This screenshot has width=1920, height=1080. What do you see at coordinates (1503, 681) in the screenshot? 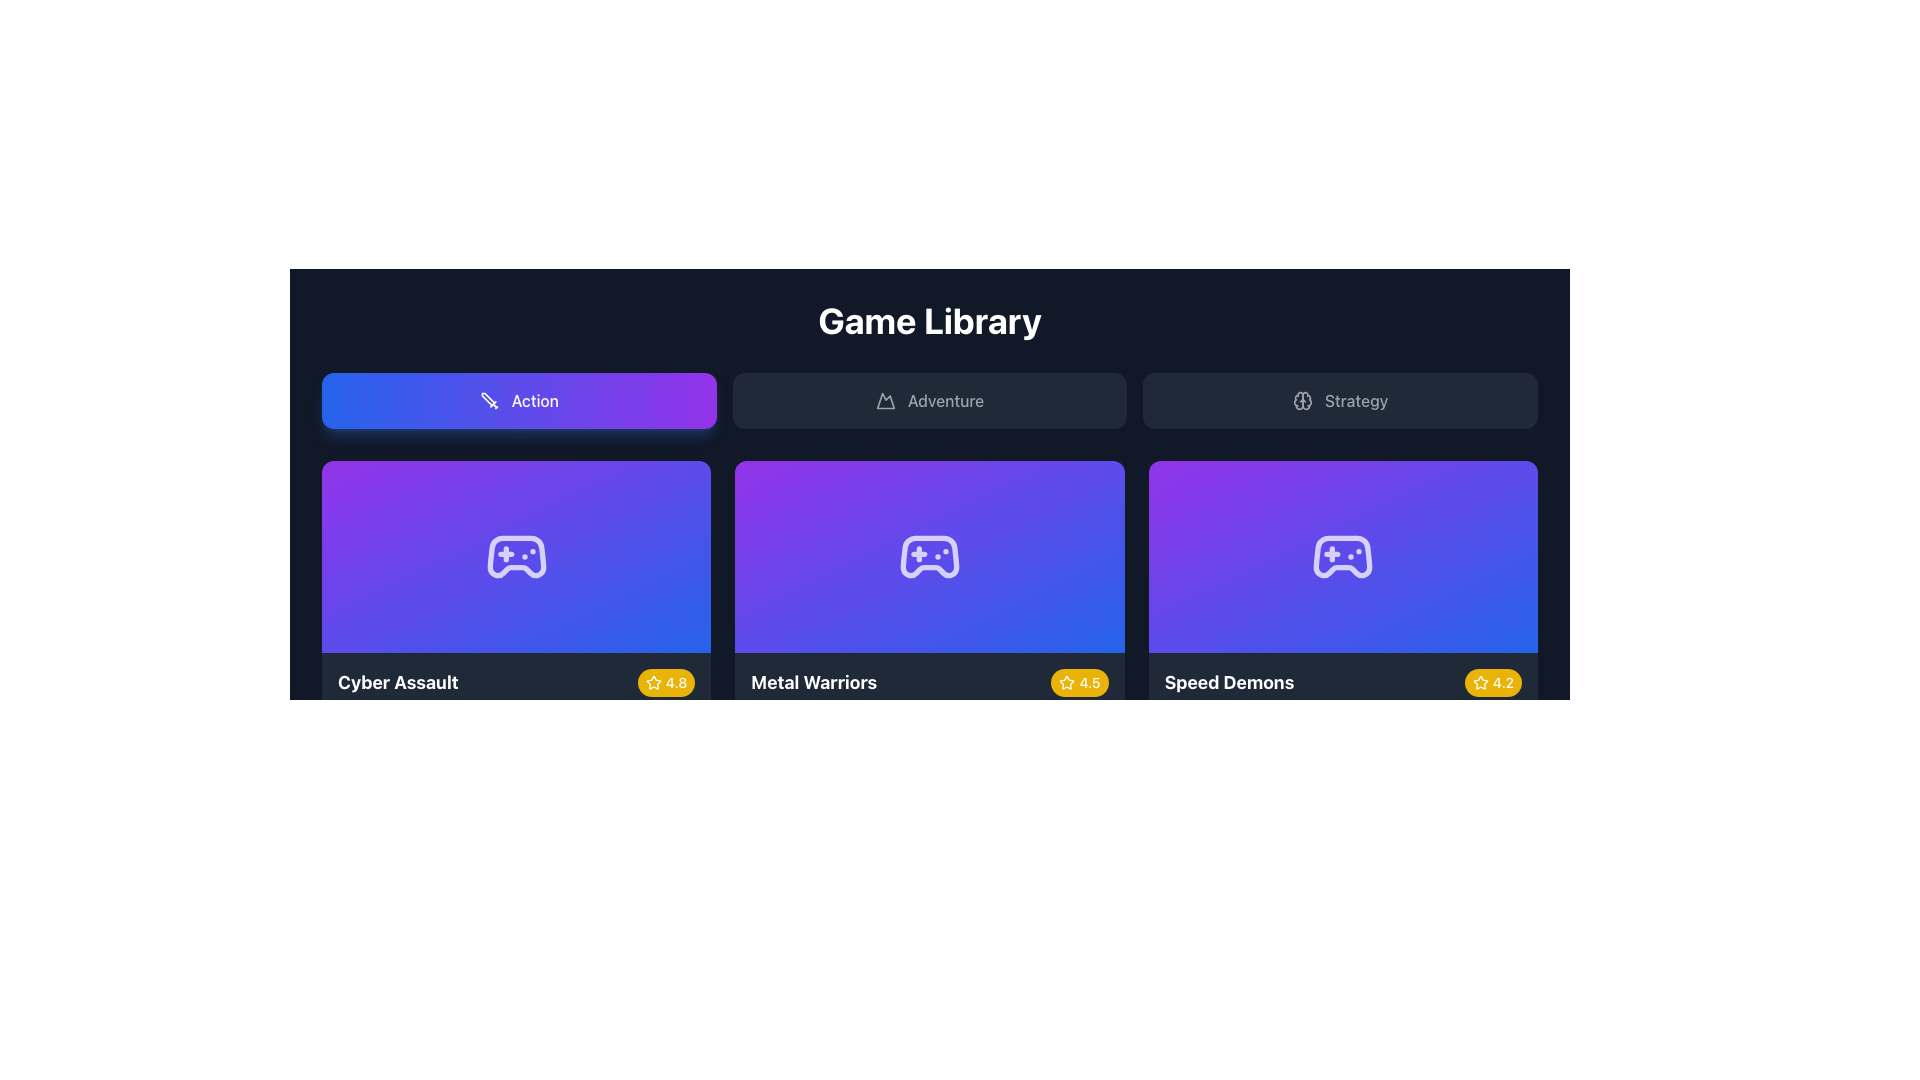
I see `displayed numeric rating value from the Text label located in the bottom-right corner of the 'Speed Demons' card, which is in the third position of the displayed row` at bounding box center [1503, 681].